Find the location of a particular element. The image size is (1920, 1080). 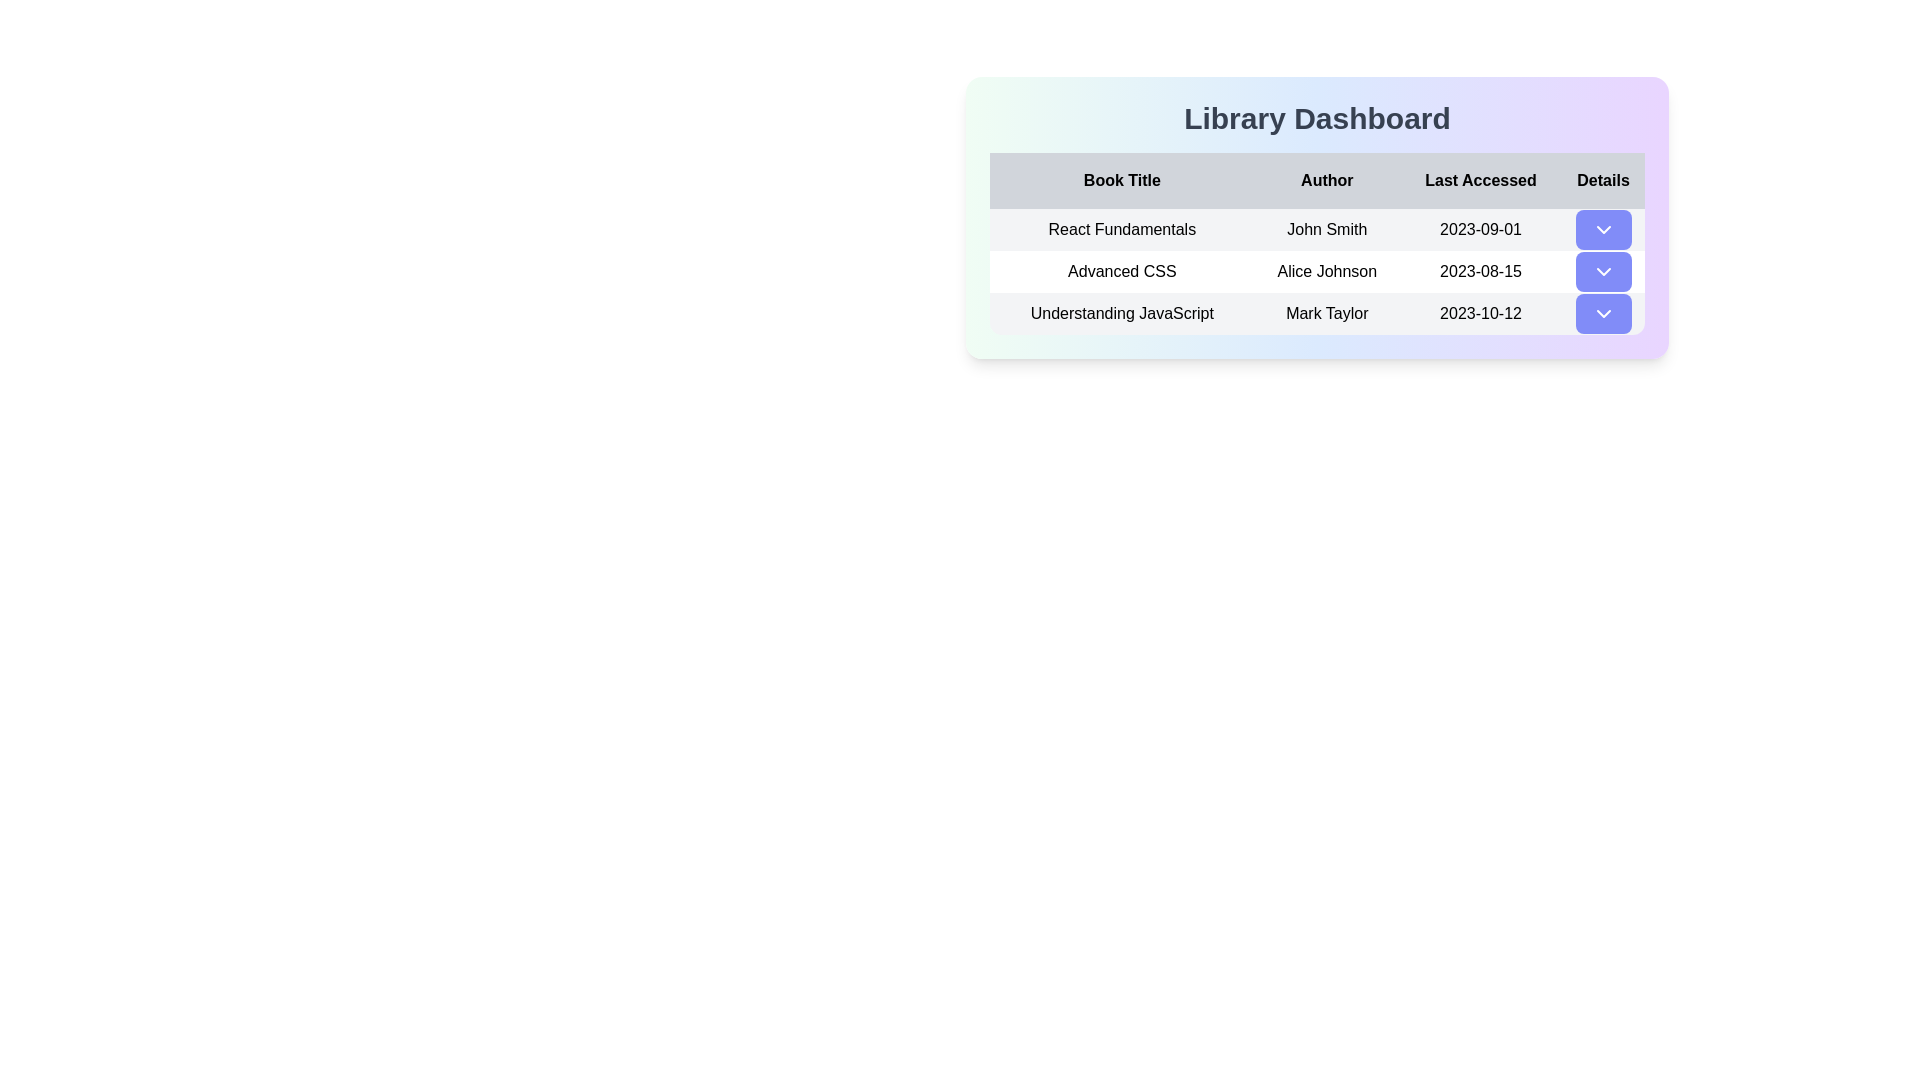

the static text label that serves as the header for the first column of the table, which lists book titles is located at coordinates (1122, 181).